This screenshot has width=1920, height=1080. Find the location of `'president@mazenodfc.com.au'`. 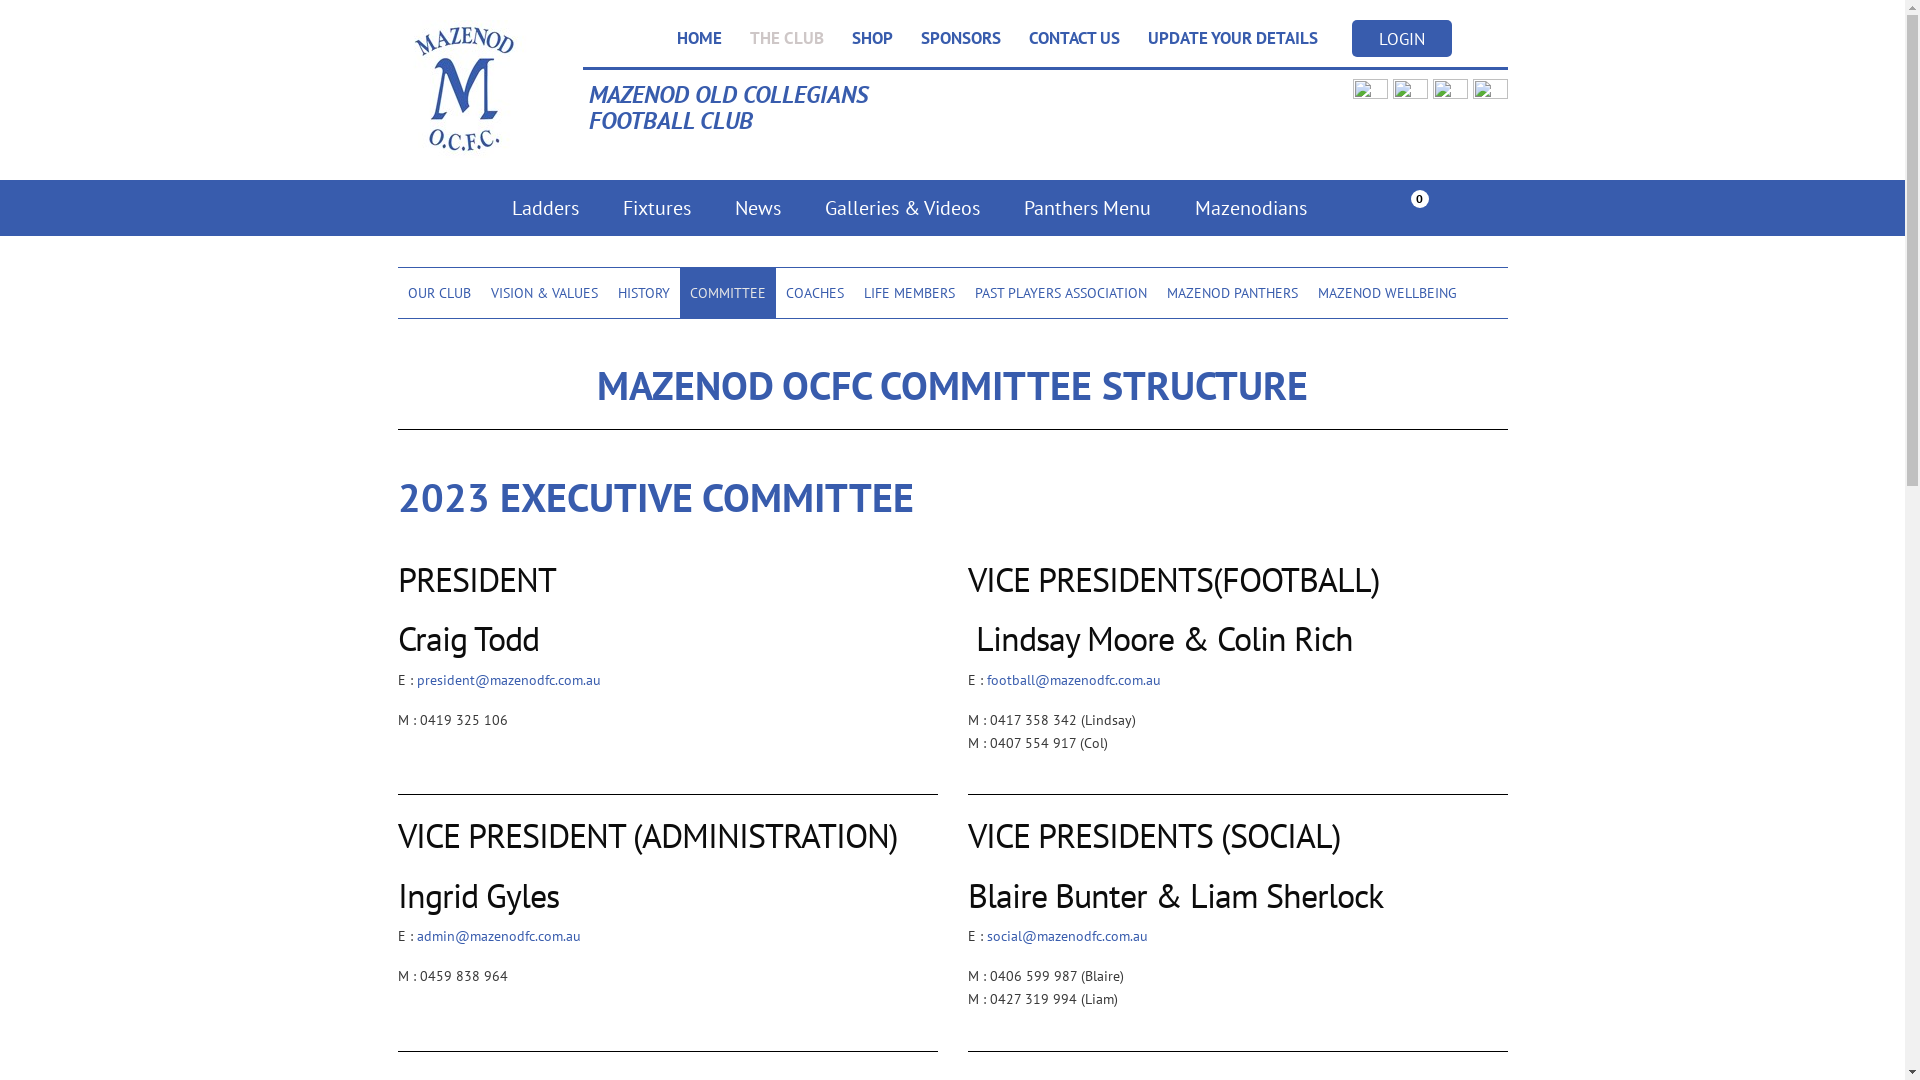

'president@mazenodfc.com.au' is located at coordinates (415, 678).